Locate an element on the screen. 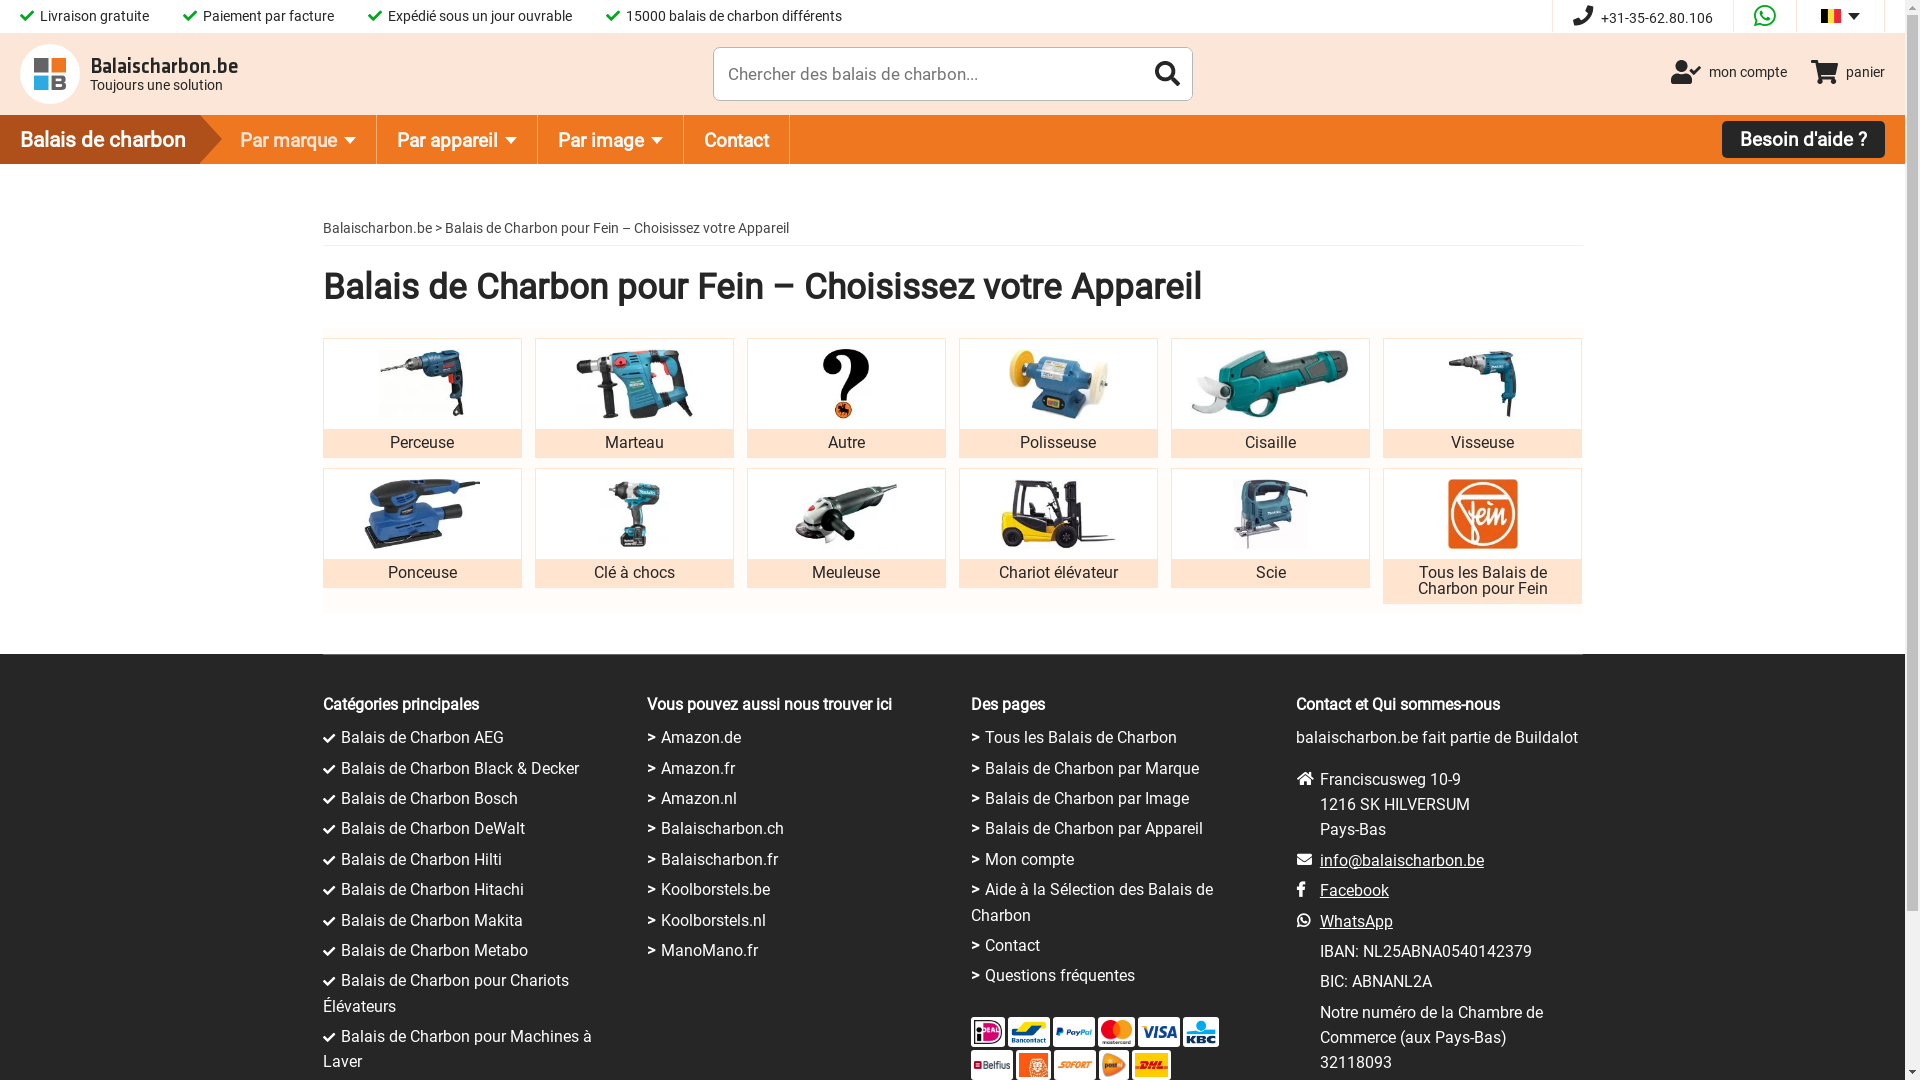 The height and width of the screenshot is (1080, 1920). 'Bancontact-logo' is located at coordinates (1028, 1032).